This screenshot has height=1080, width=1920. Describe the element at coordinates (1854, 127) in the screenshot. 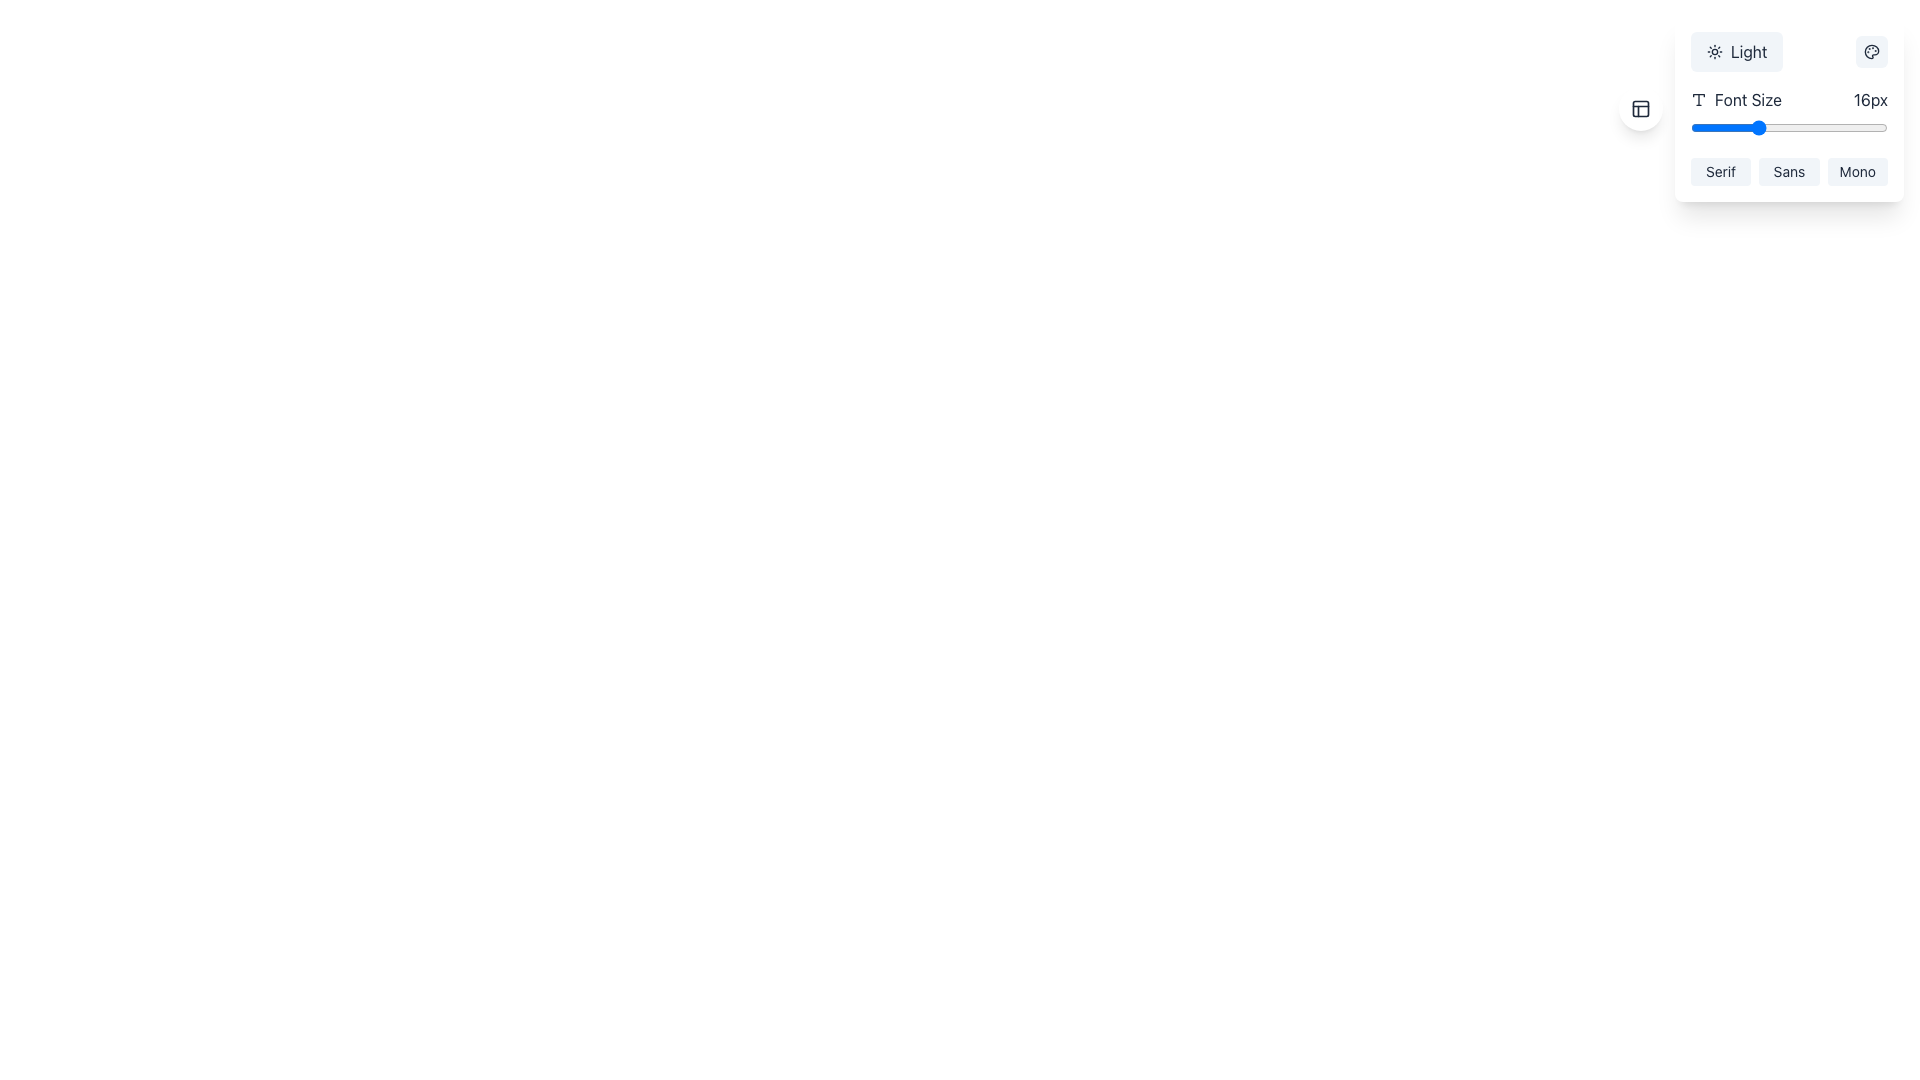

I see `the font size` at that location.